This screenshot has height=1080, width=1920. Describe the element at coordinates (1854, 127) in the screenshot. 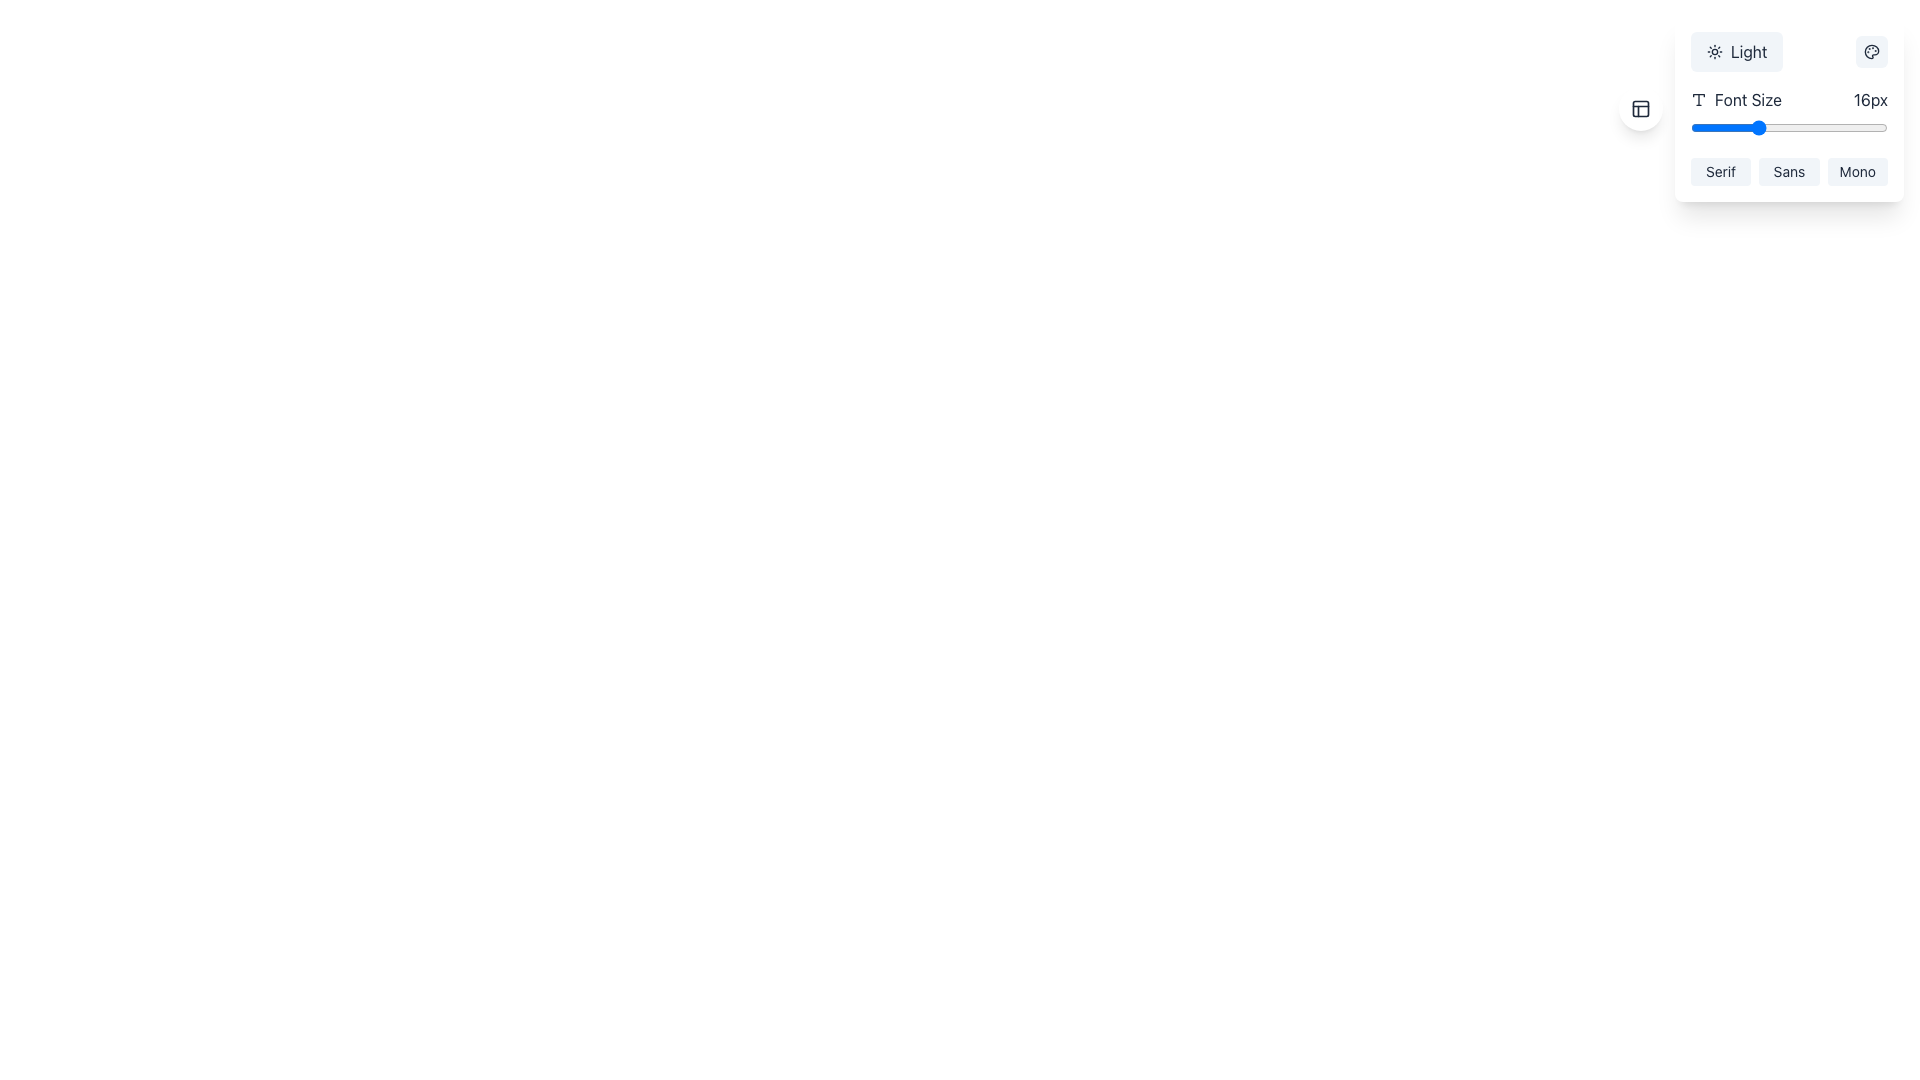

I see `the font size` at that location.